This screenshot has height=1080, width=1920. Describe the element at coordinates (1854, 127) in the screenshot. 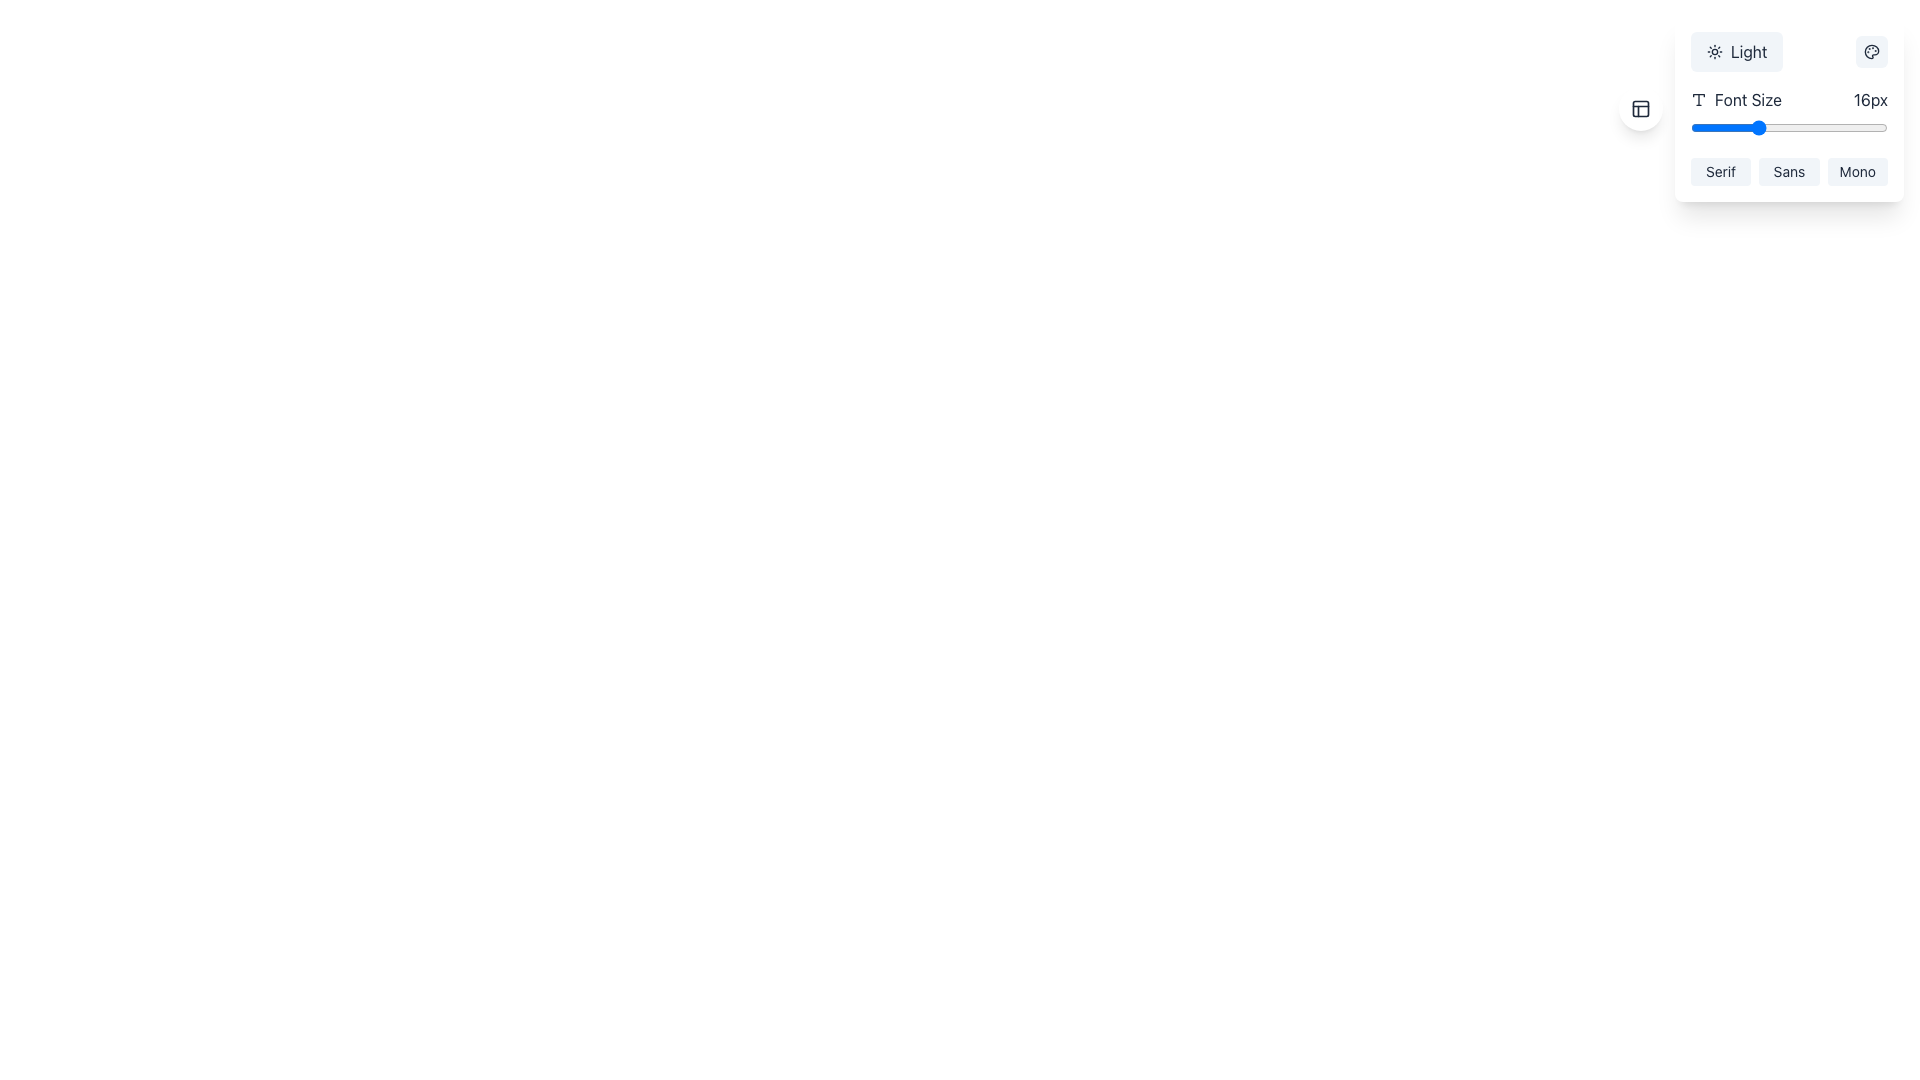

I see `the font size` at that location.